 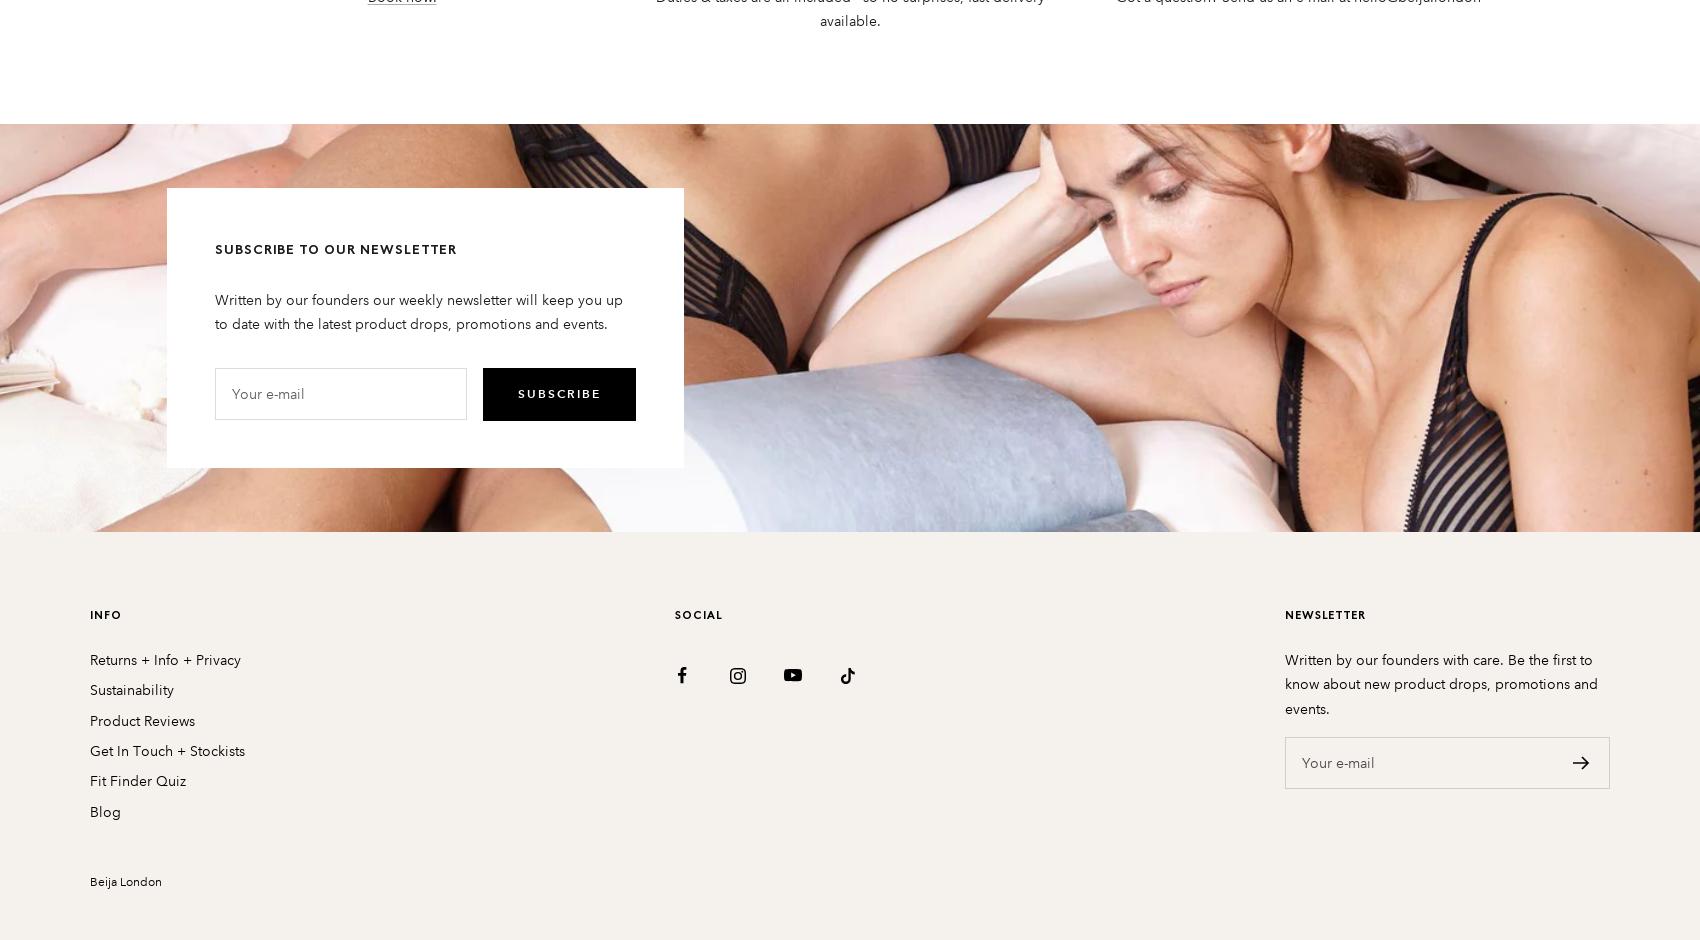 What do you see at coordinates (164, 659) in the screenshot?
I see `'Returns + Info + Privacy'` at bounding box center [164, 659].